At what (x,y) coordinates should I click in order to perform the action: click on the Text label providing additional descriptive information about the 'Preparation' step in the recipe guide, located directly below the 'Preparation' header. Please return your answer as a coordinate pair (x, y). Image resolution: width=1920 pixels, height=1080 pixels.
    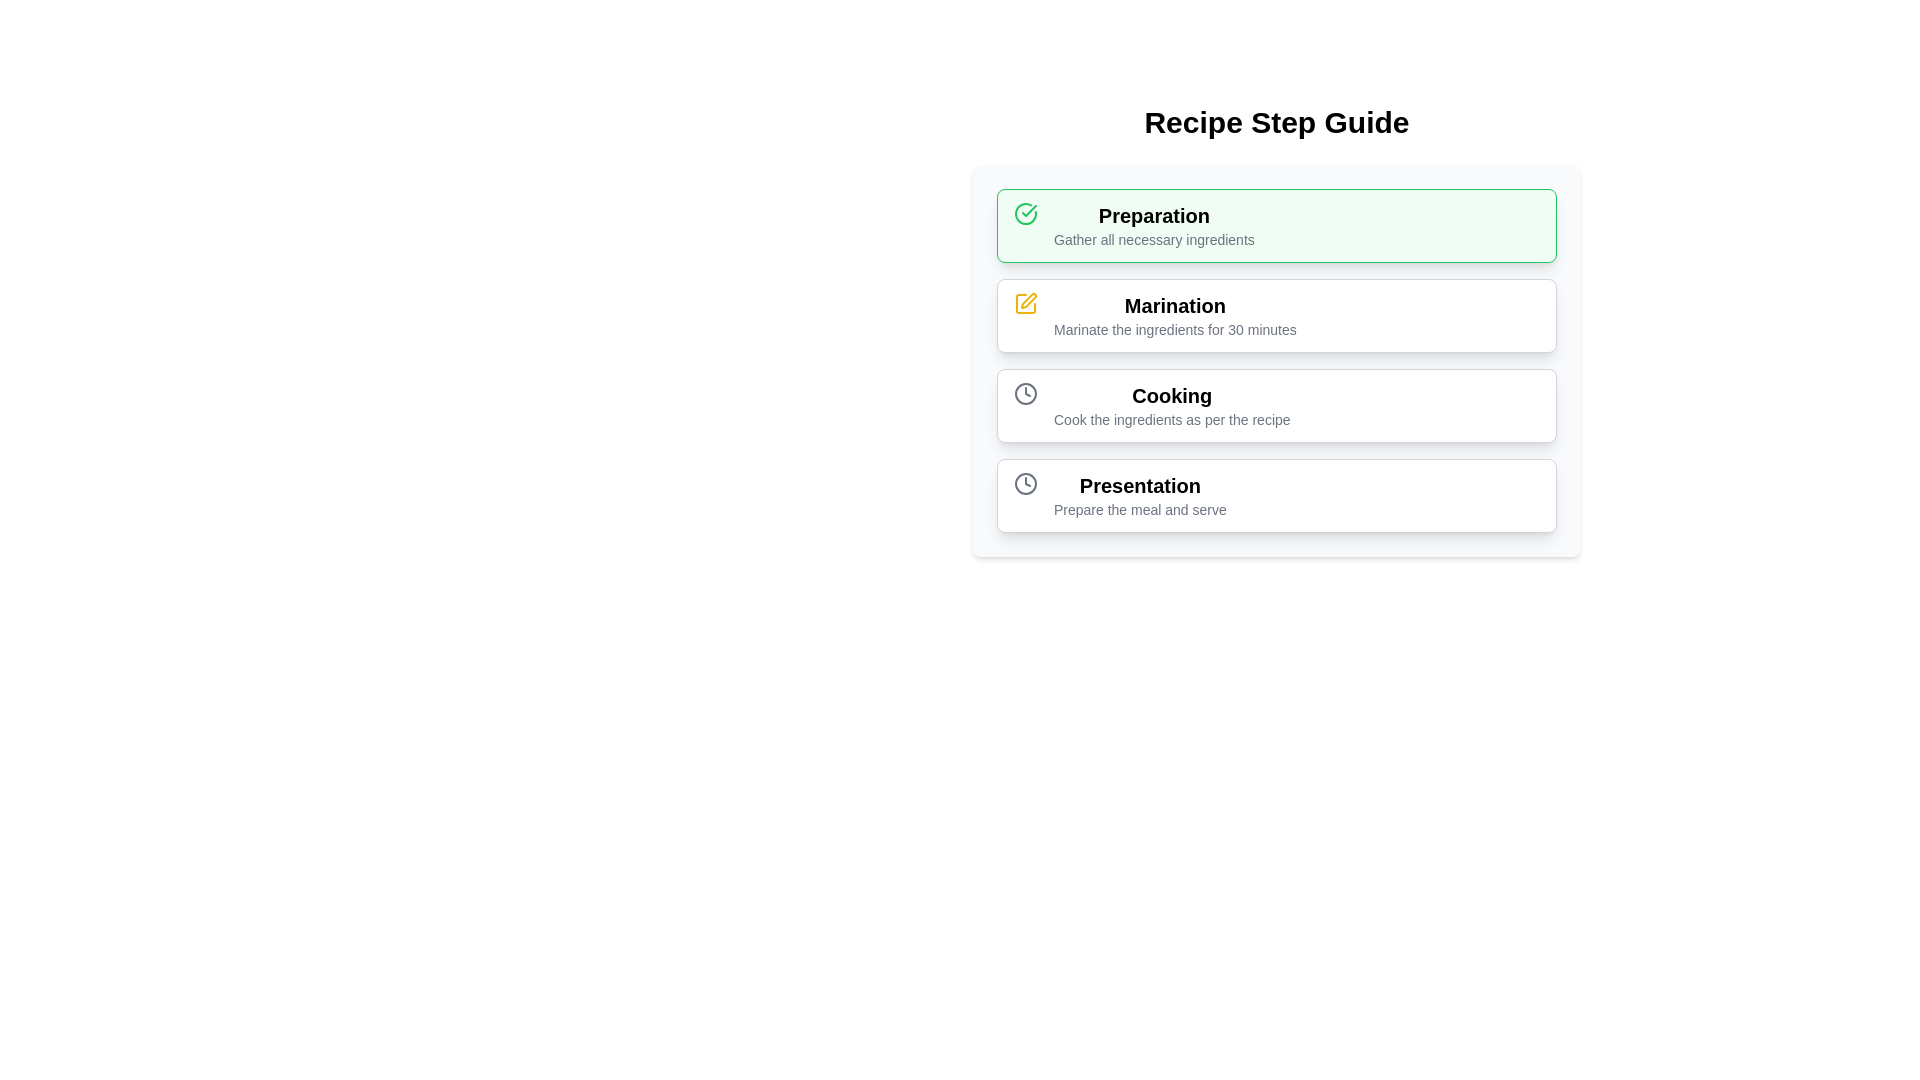
    Looking at the image, I should click on (1154, 238).